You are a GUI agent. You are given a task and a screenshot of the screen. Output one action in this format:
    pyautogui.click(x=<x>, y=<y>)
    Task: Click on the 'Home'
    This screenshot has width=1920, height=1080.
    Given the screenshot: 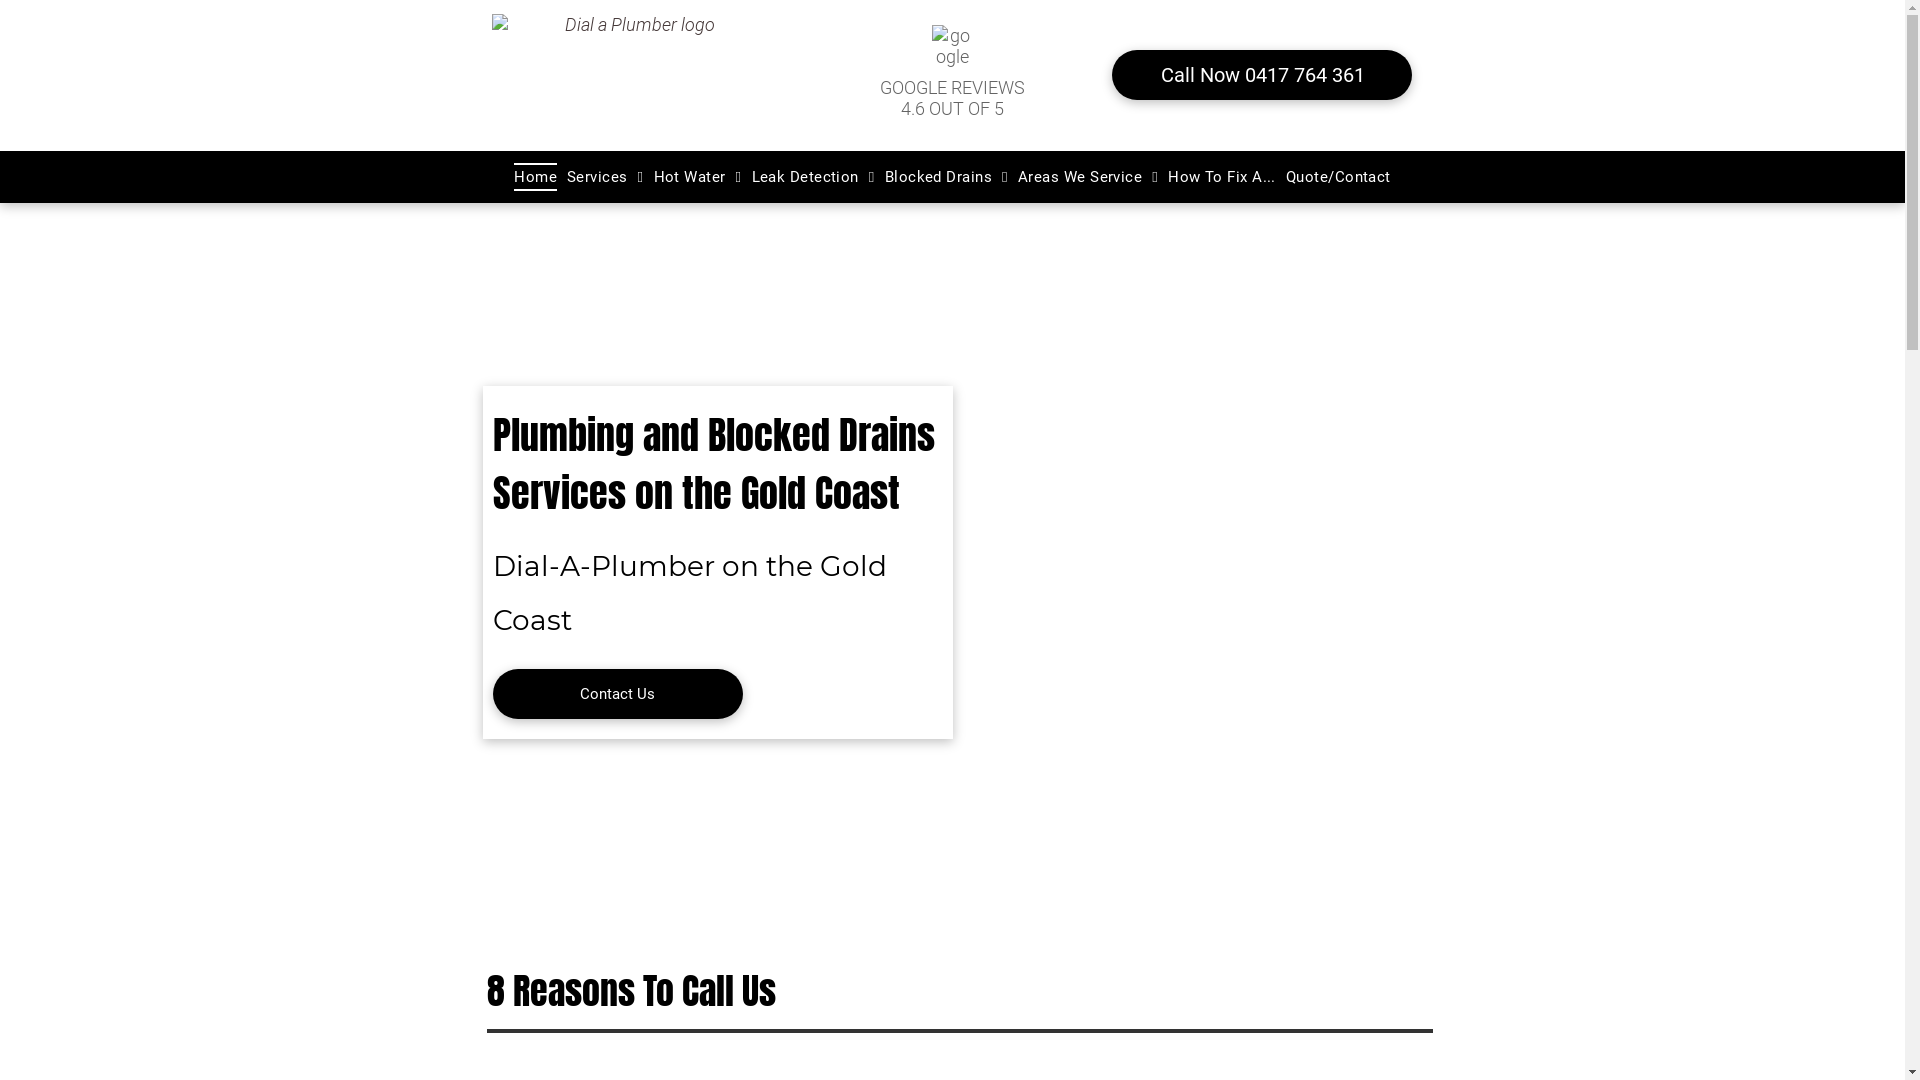 What is the action you would take?
    pyautogui.click(x=535, y=176)
    